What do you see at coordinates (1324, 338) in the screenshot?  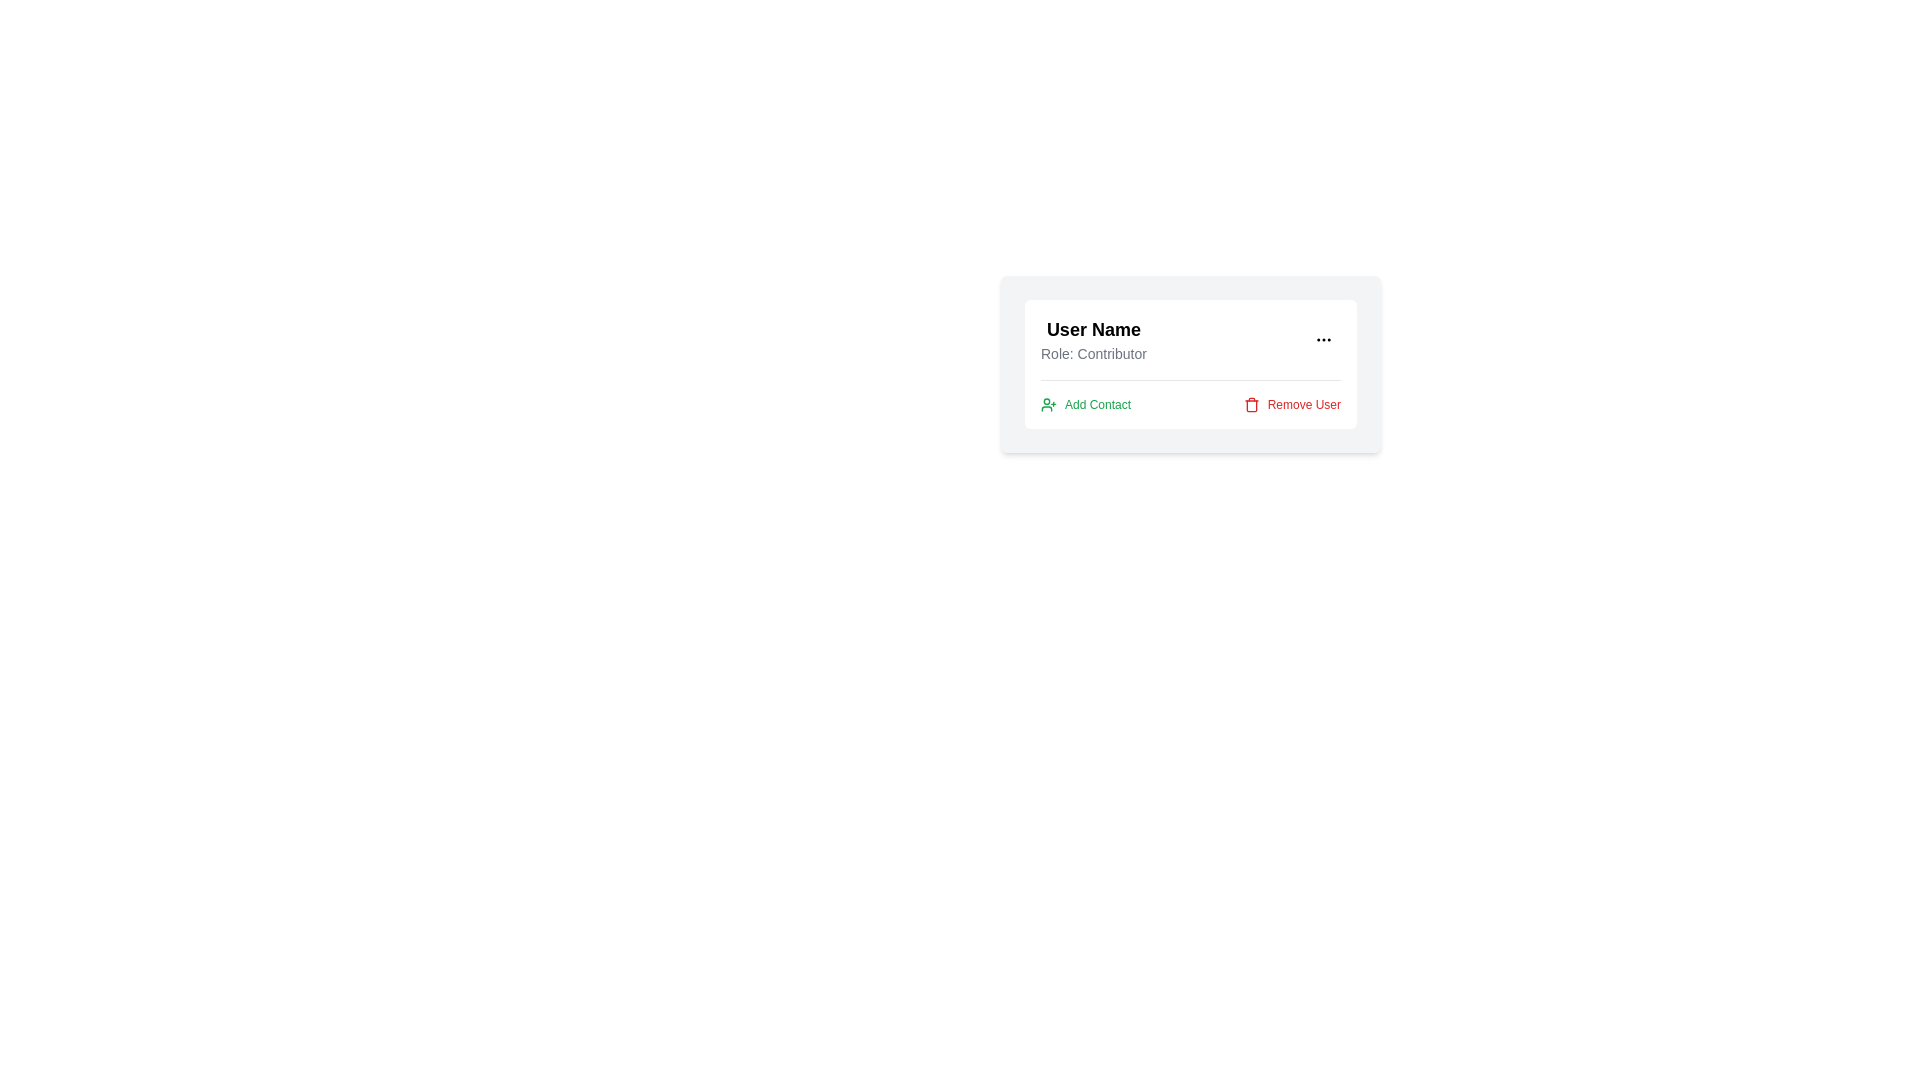 I see `the menu trigger button located at the top-right corner of the user role section, adjacent to 'User Name' and 'Role: Contributor'` at bounding box center [1324, 338].